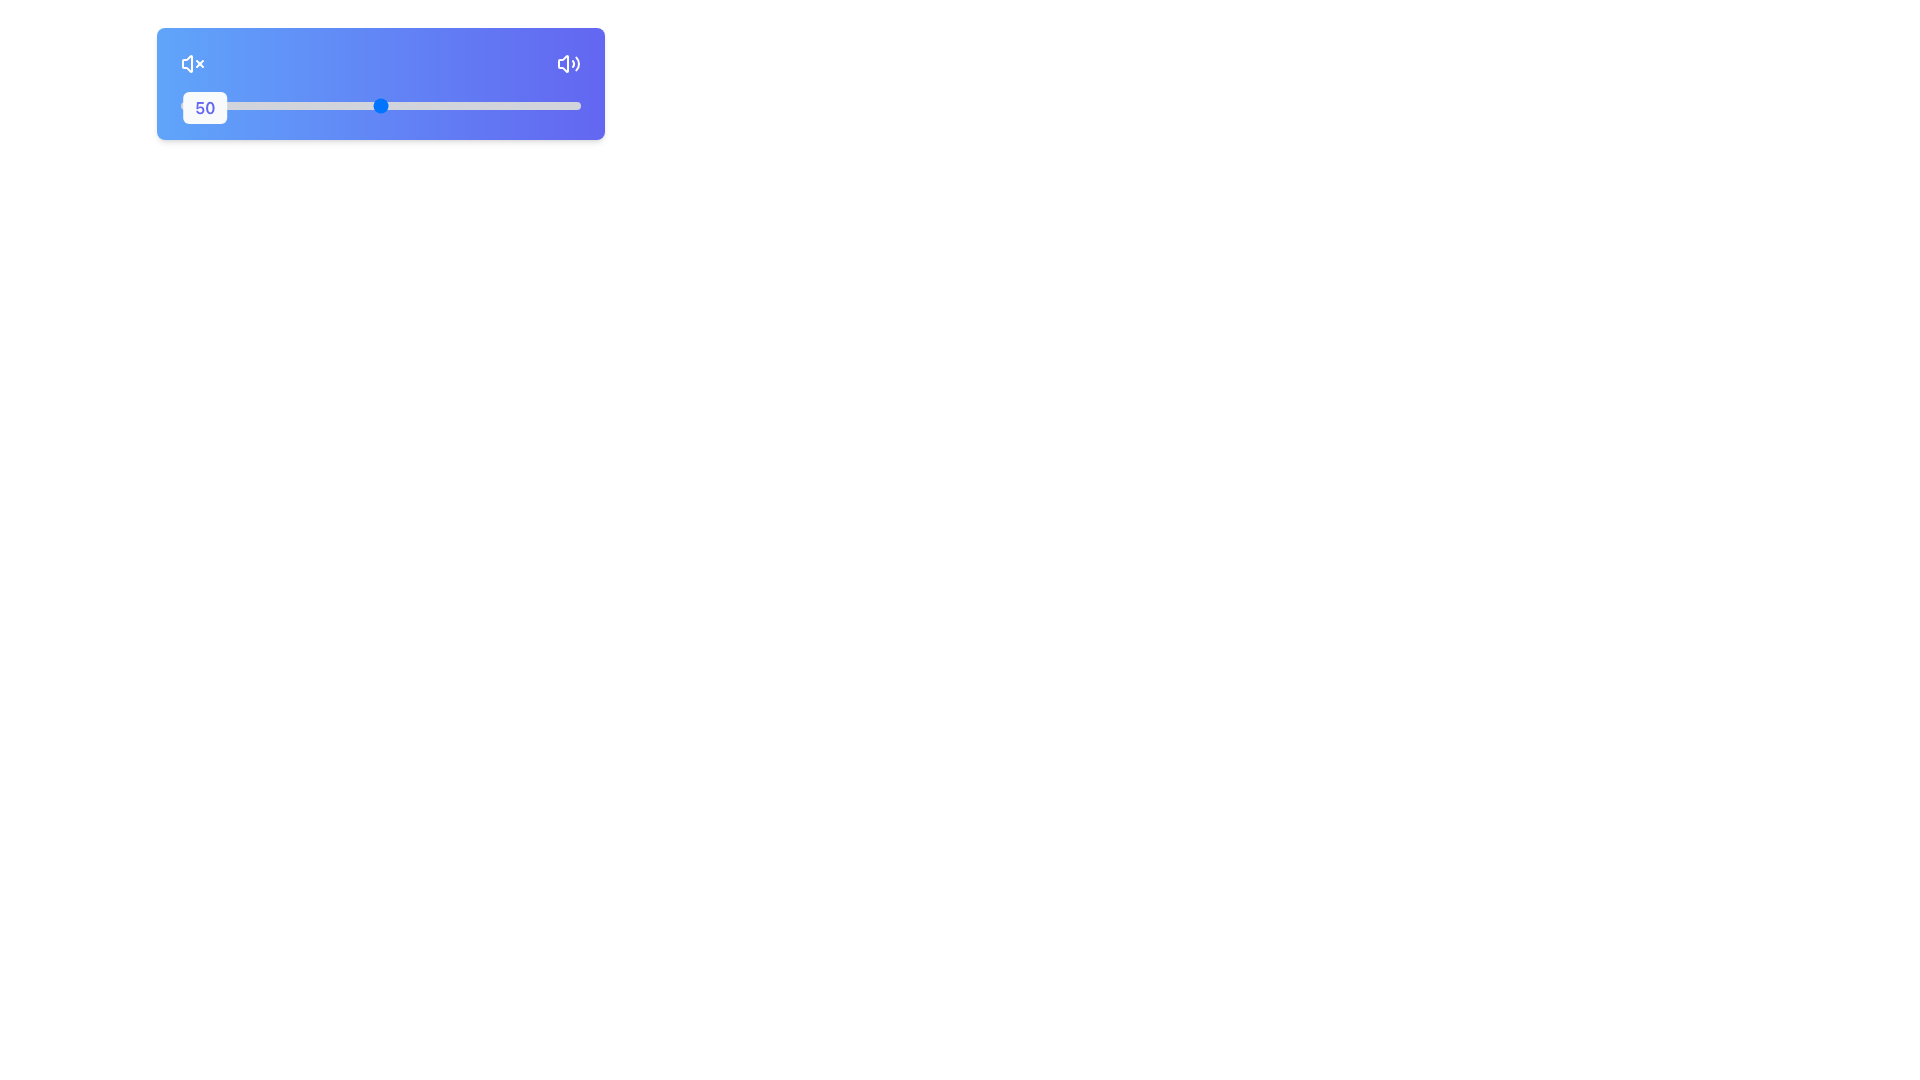 The width and height of the screenshot is (1920, 1080). I want to click on the slider, so click(263, 105).